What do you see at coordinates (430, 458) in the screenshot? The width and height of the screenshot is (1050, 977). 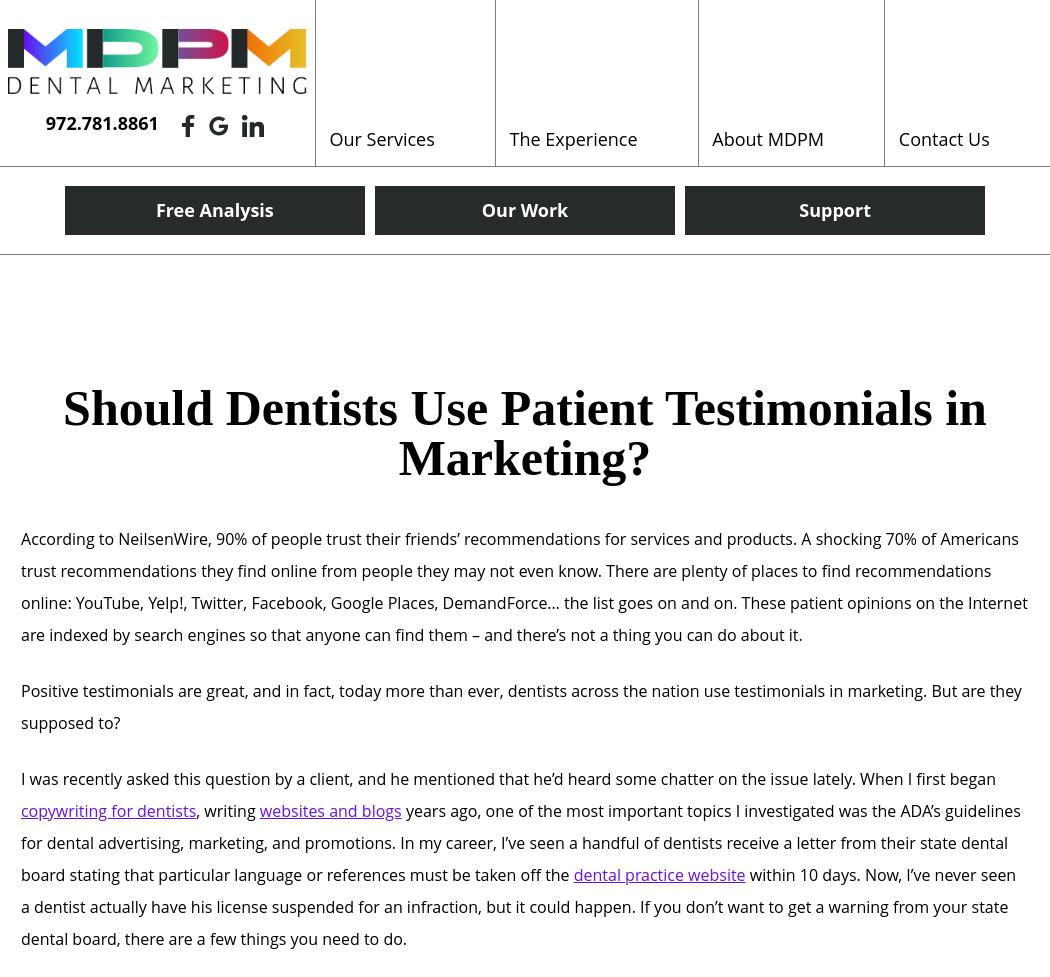 I see `'Reputation Management'` at bounding box center [430, 458].